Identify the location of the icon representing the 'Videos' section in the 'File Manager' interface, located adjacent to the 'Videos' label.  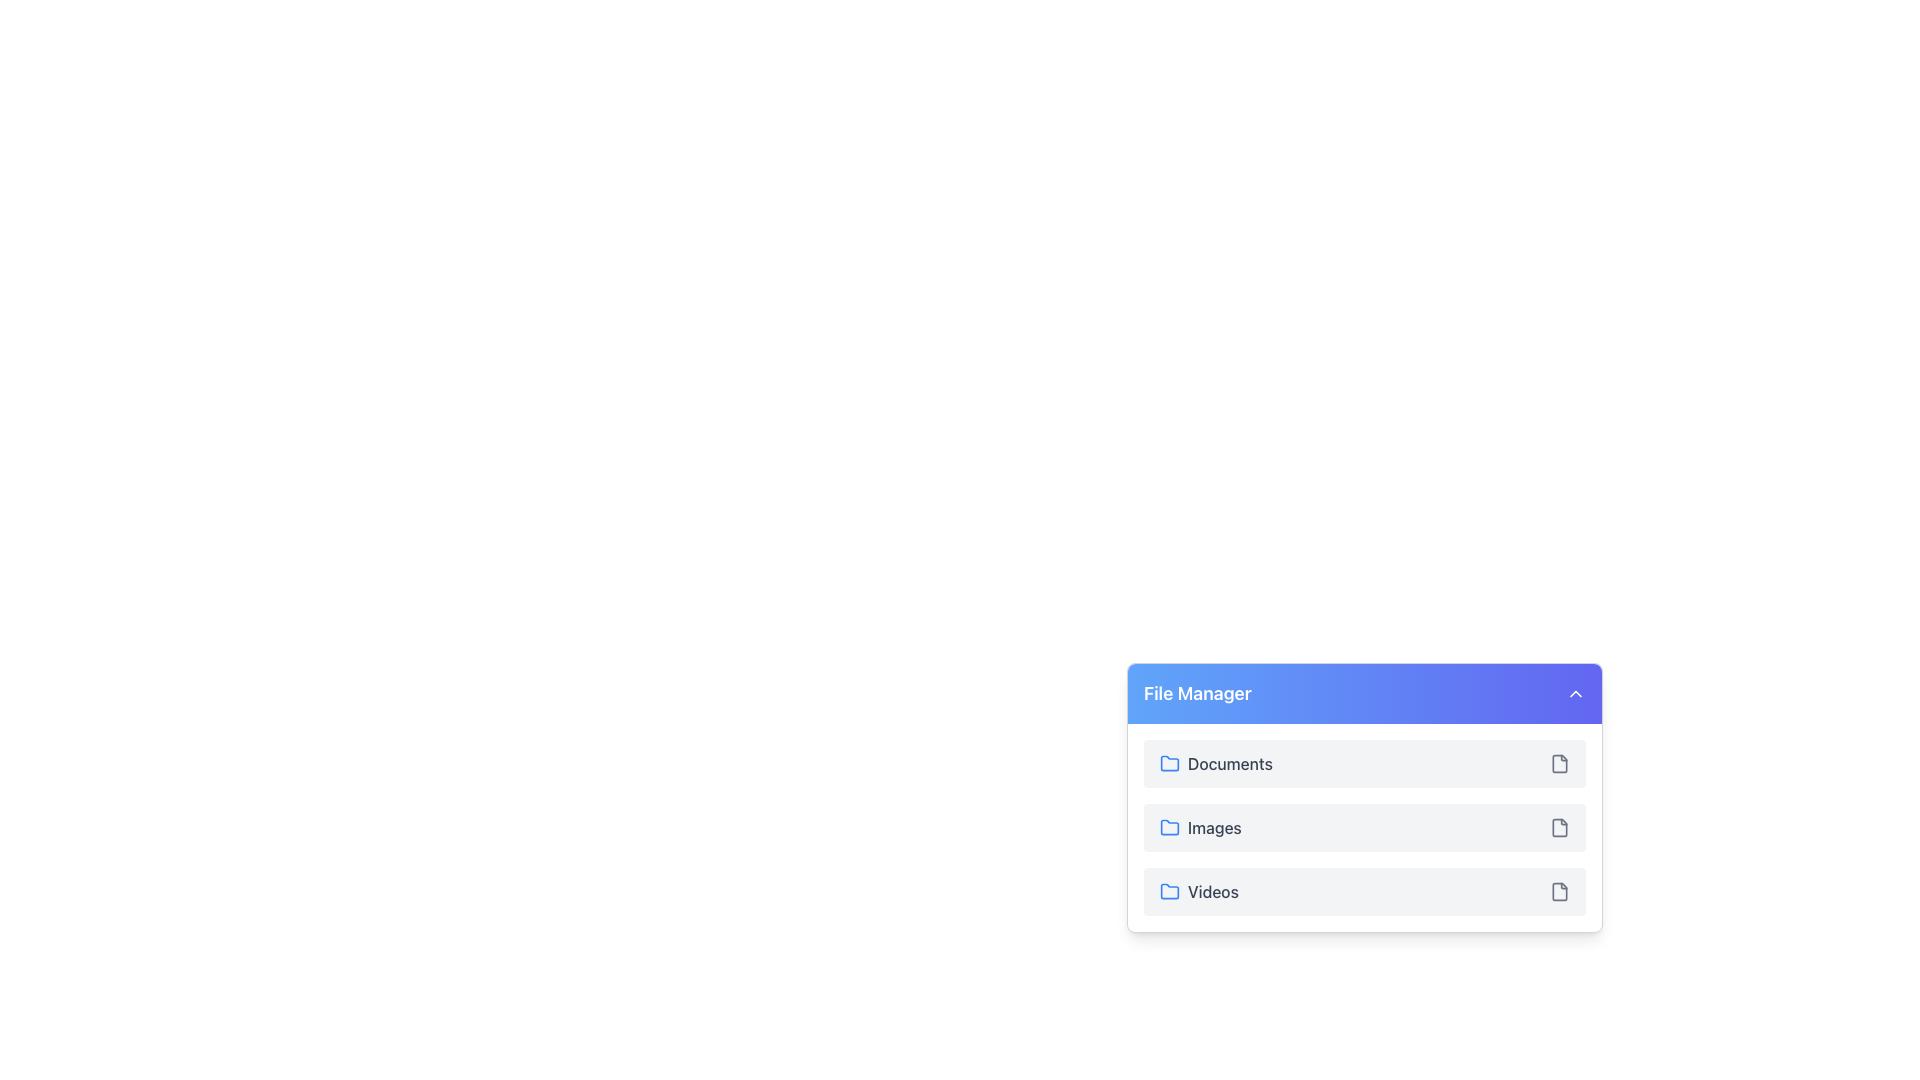
(1559, 890).